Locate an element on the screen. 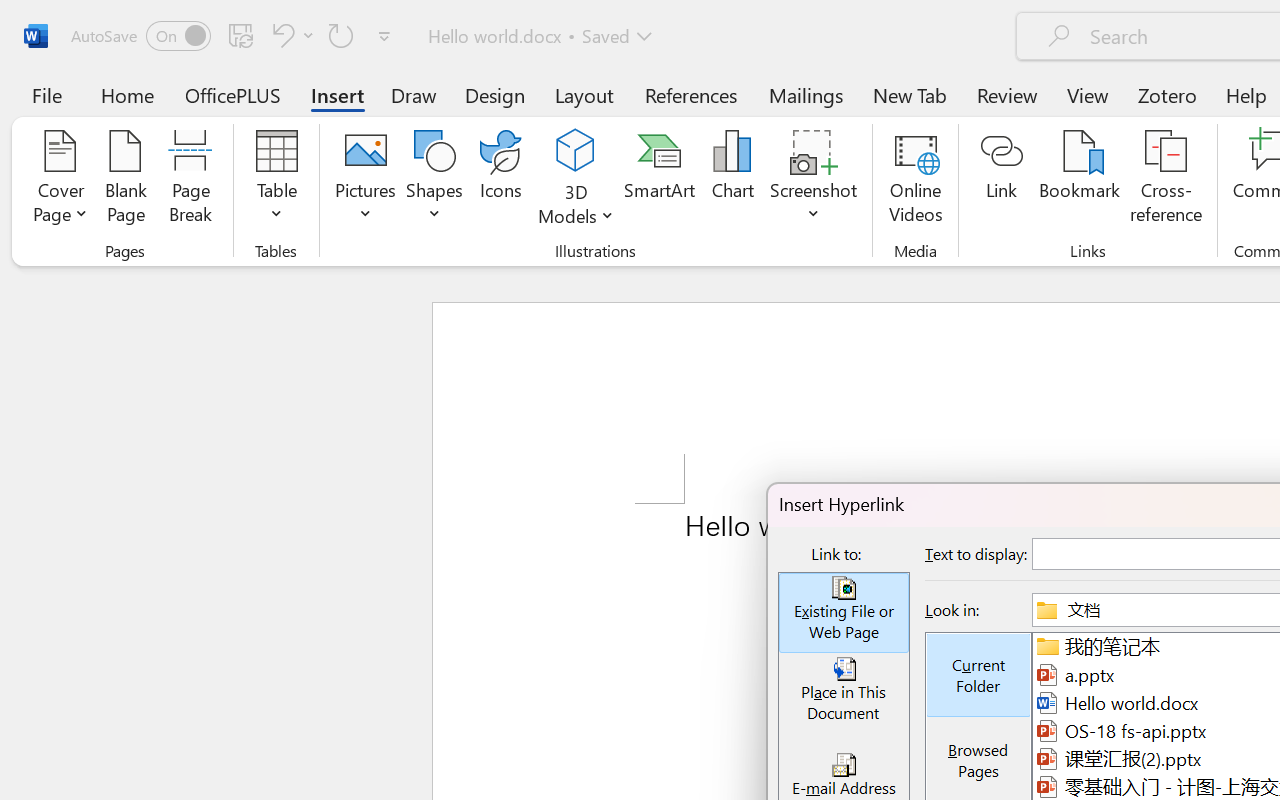 The height and width of the screenshot is (800, 1280). 'SmartArt...' is located at coordinates (659, 179).